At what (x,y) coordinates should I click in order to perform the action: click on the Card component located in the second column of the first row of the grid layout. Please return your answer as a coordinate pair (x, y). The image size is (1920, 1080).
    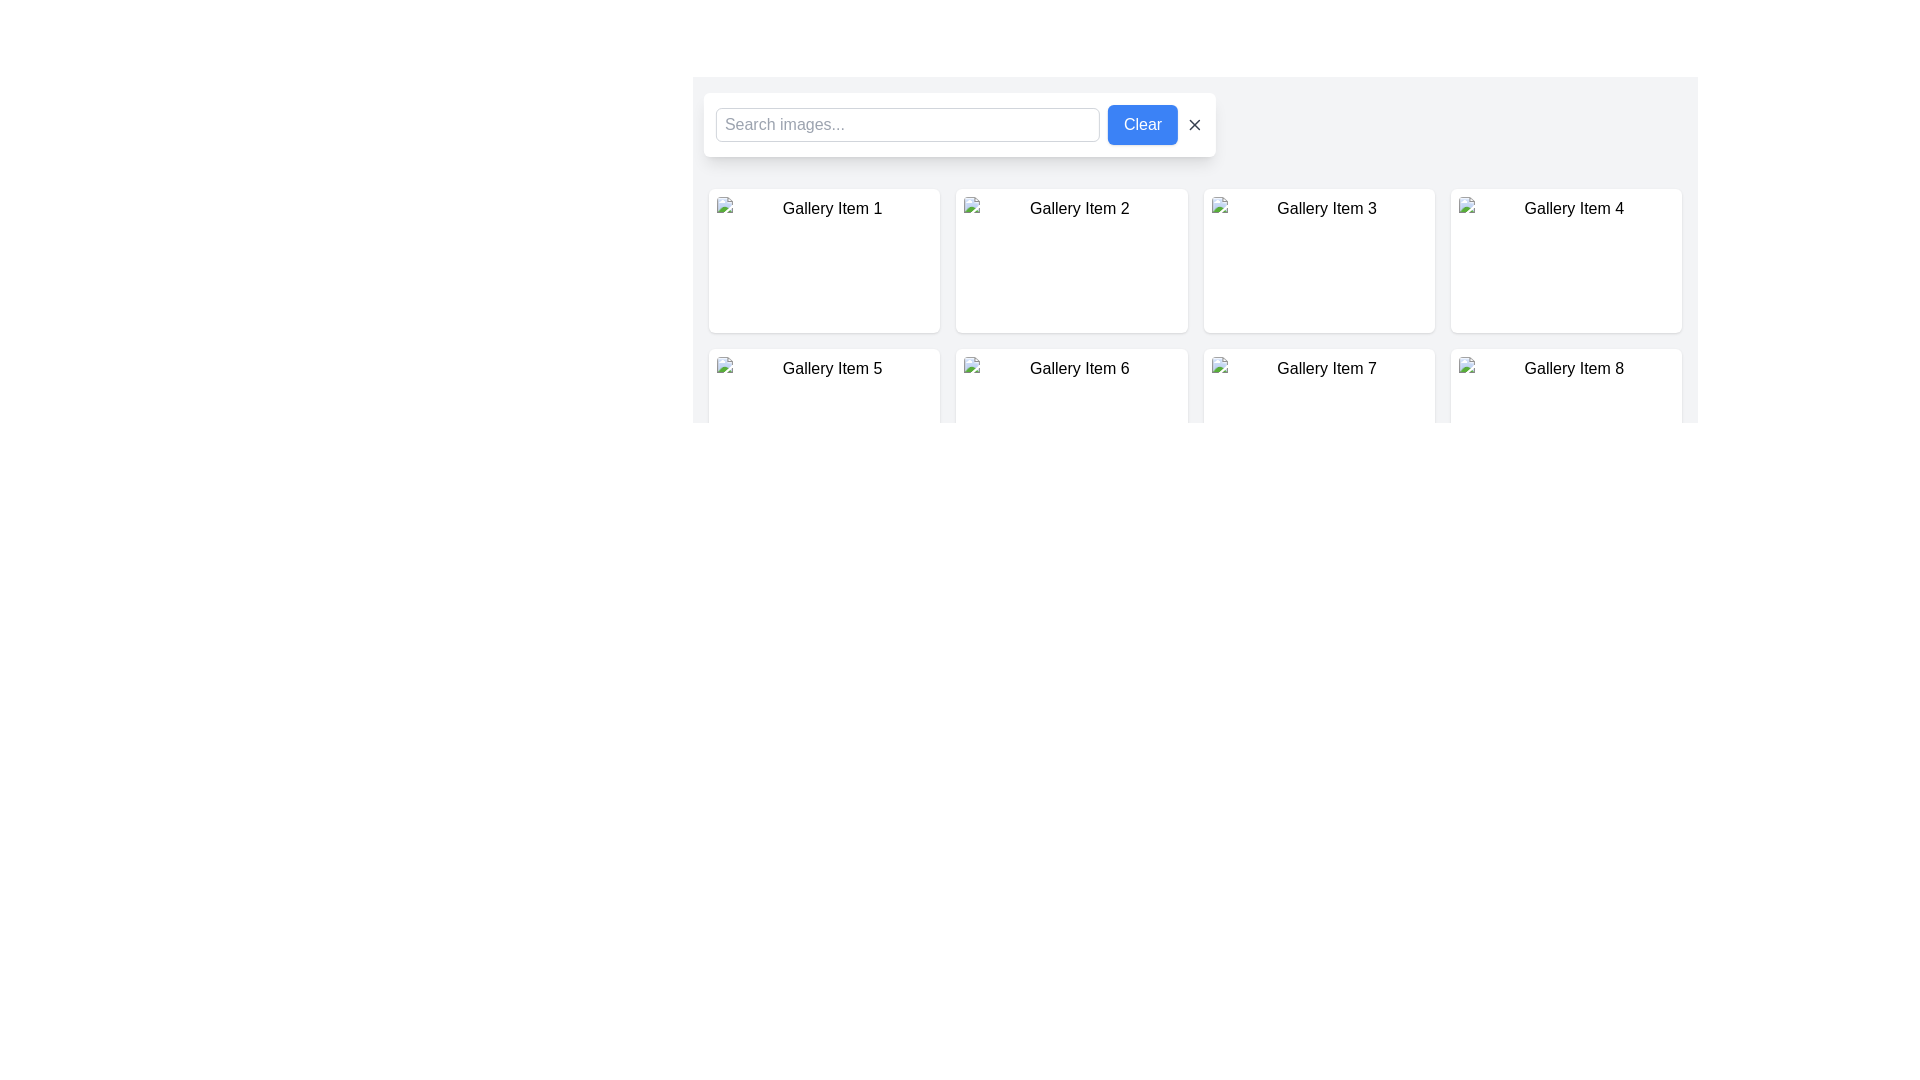
    Looking at the image, I should click on (1070, 260).